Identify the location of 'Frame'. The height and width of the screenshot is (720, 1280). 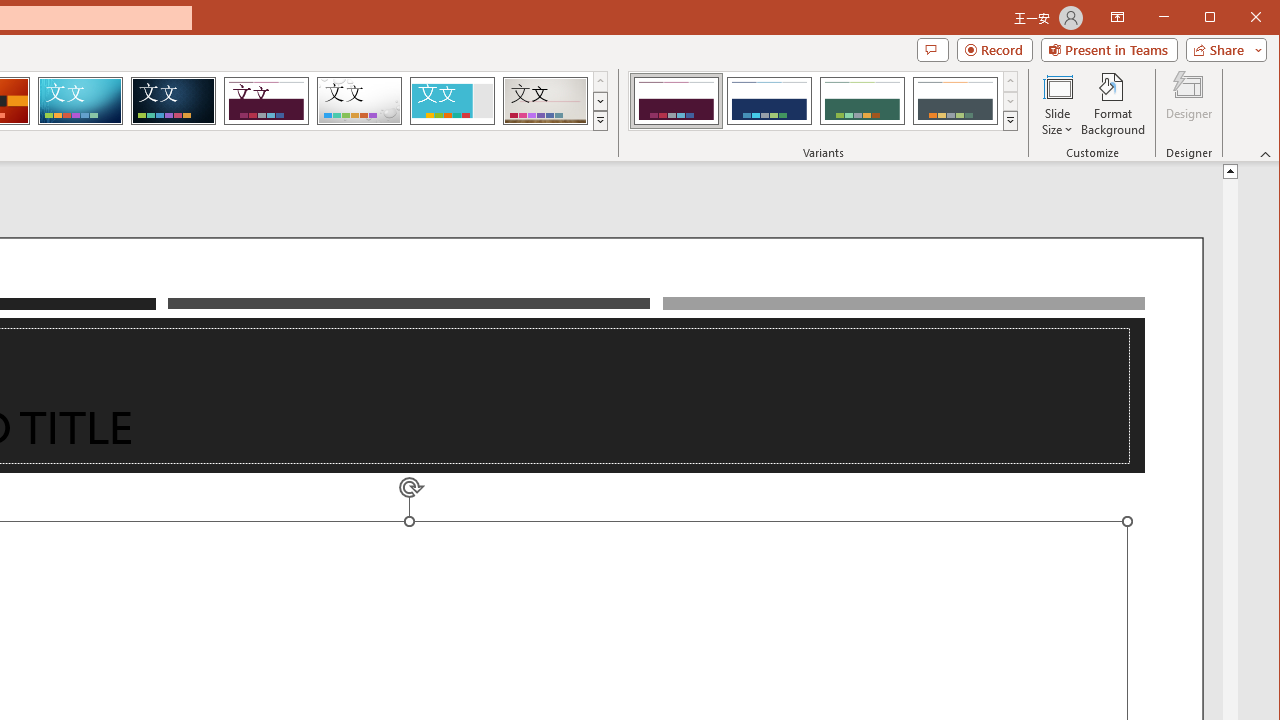
(451, 100).